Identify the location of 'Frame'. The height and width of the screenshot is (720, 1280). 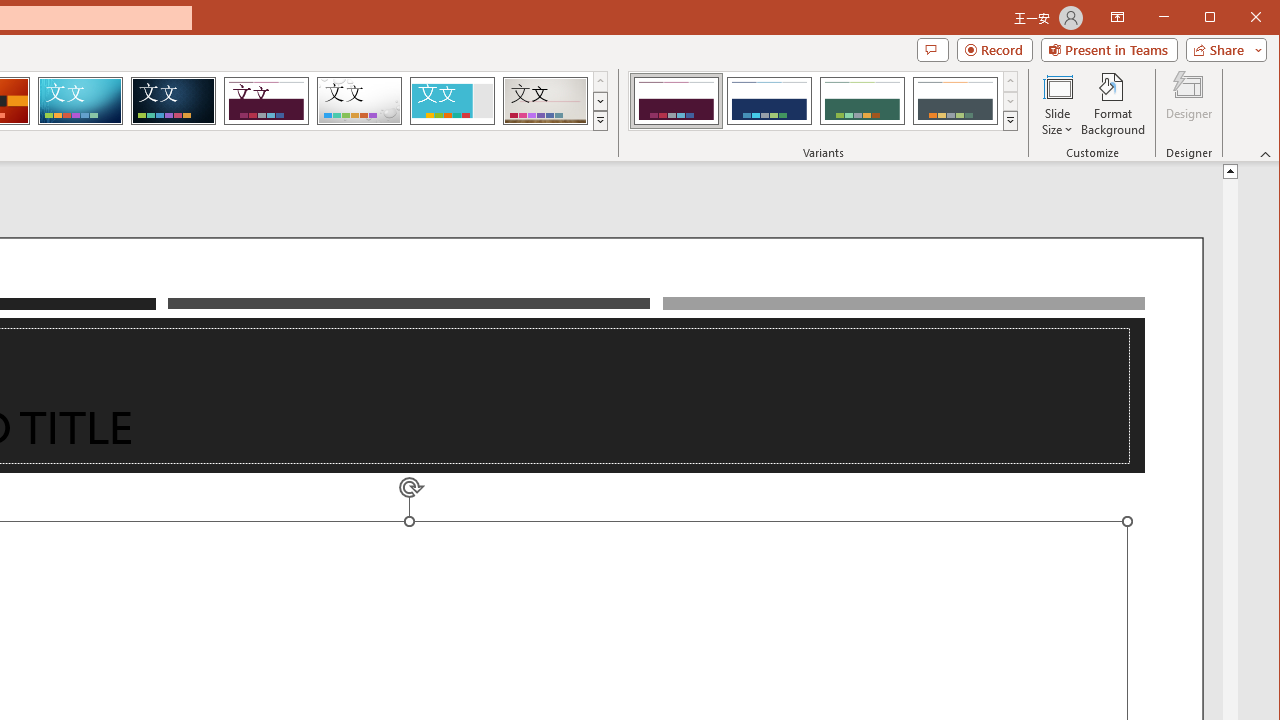
(451, 100).